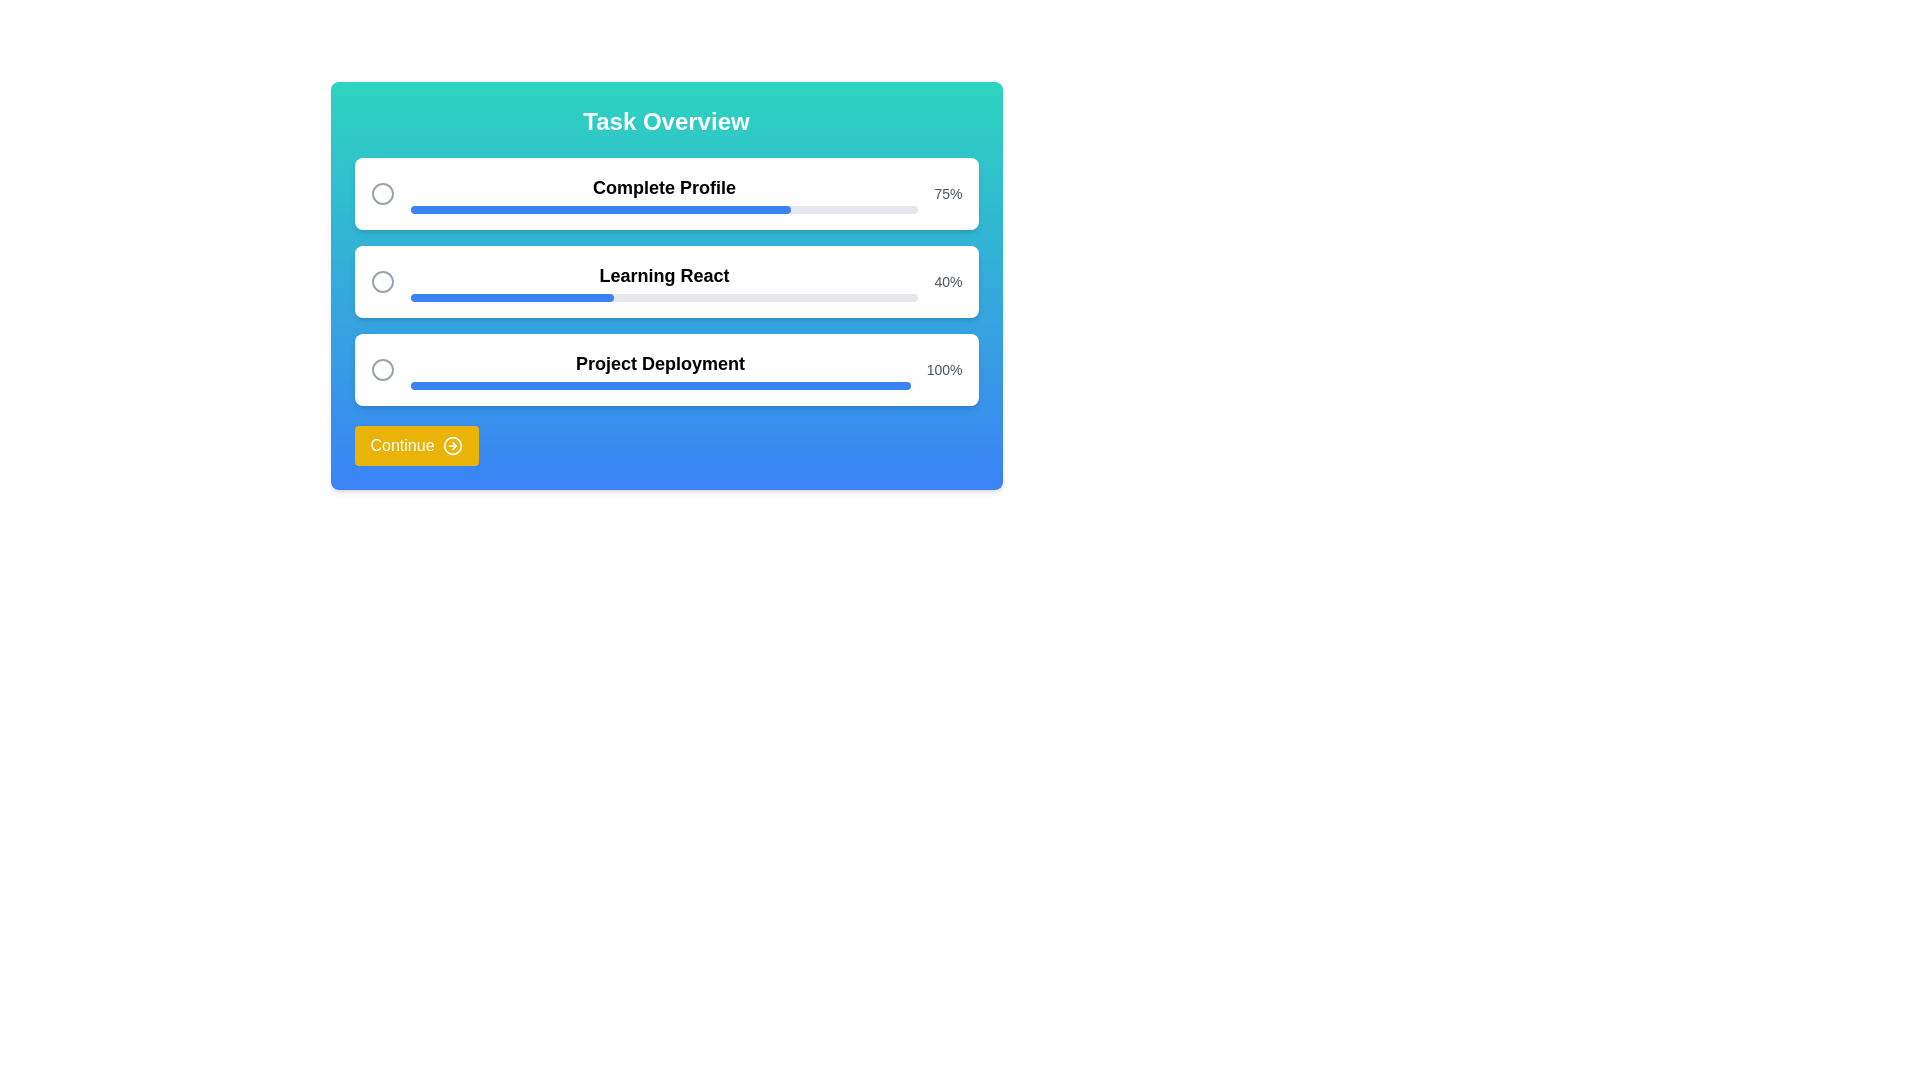 Image resolution: width=1920 pixels, height=1080 pixels. I want to click on the progress percentage text label, which is the rightmost sibling in the progress bar card under the 'Learning React' section, so click(947, 281).